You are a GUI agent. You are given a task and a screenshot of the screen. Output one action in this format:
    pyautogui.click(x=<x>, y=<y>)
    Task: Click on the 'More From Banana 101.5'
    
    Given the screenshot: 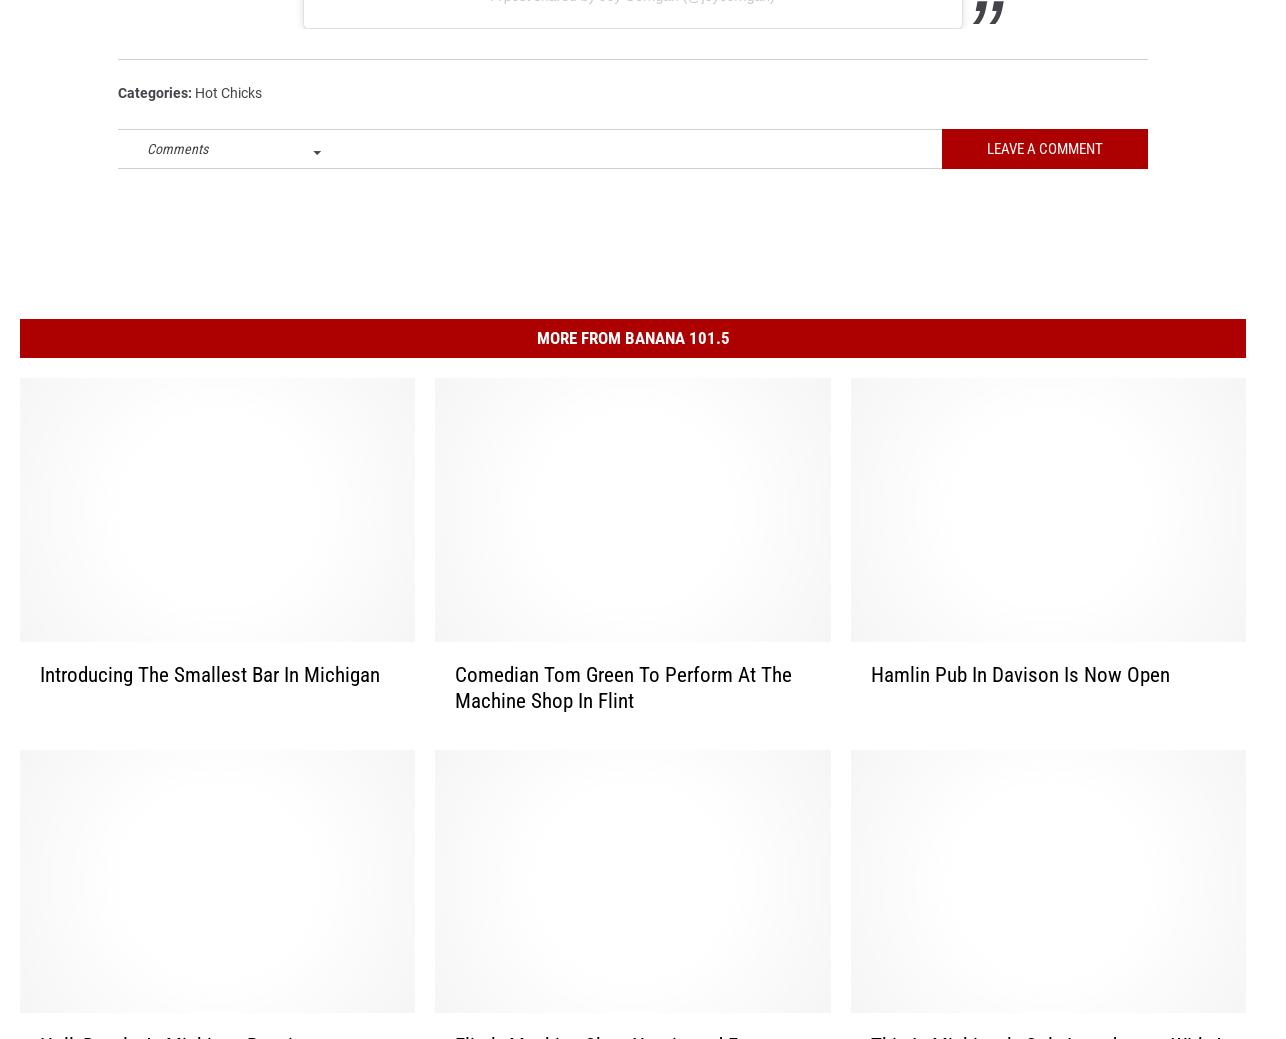 What is the action you would take?
    pyautogui.click(x=631, y=364)
    